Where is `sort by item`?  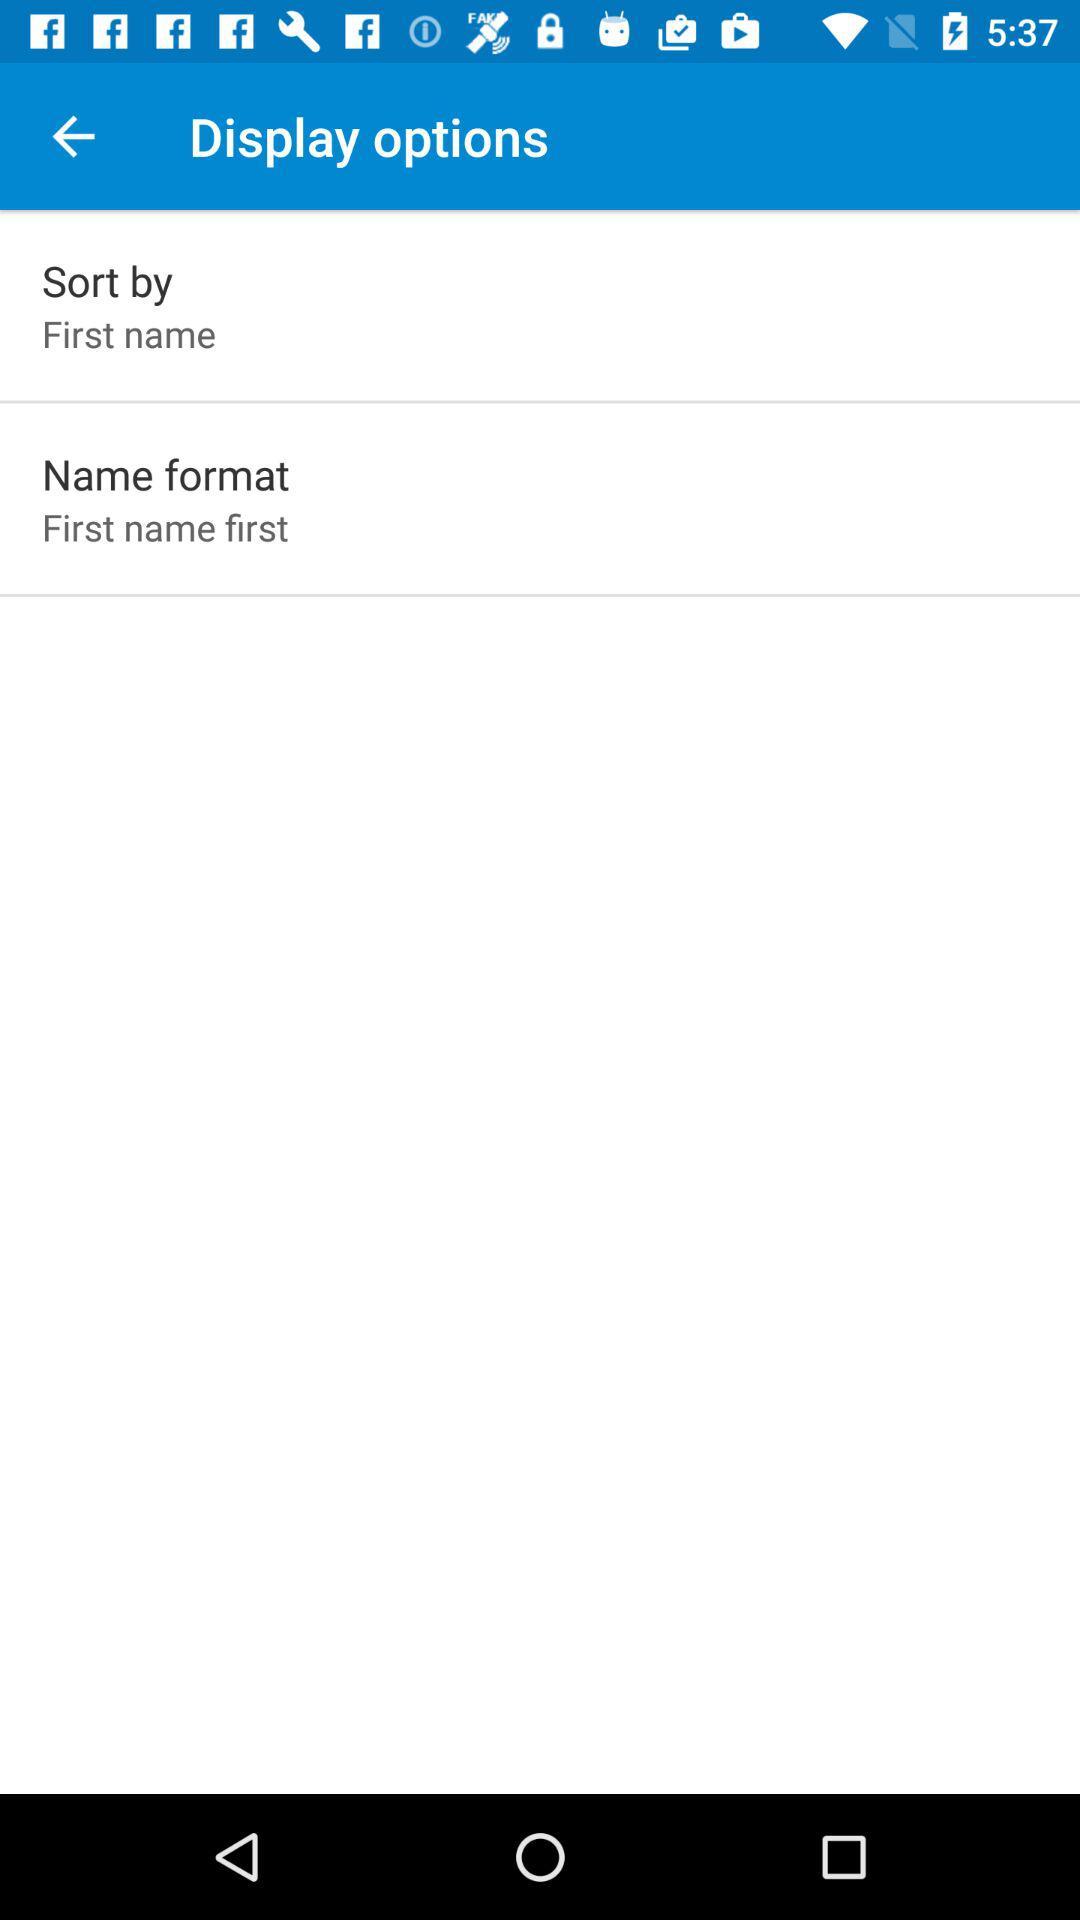 sort by item is located at coordinates (107, 279).